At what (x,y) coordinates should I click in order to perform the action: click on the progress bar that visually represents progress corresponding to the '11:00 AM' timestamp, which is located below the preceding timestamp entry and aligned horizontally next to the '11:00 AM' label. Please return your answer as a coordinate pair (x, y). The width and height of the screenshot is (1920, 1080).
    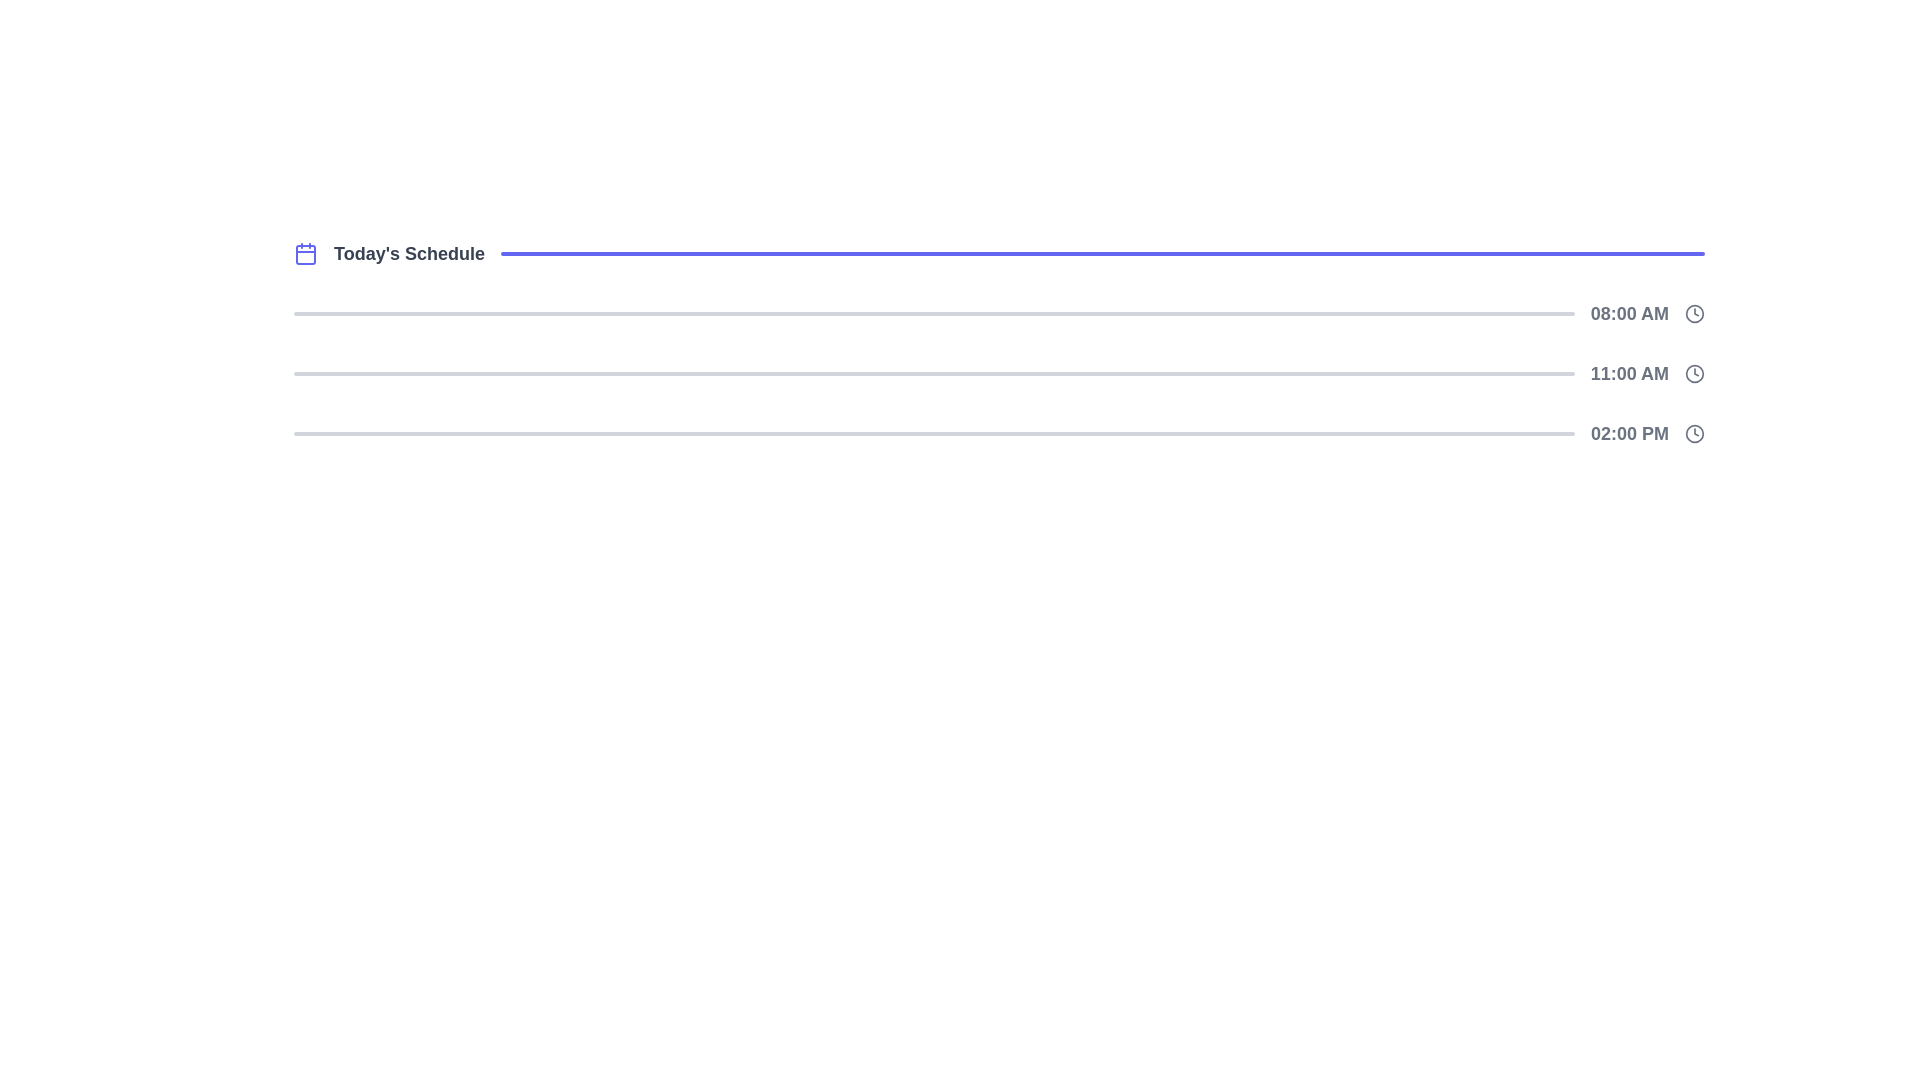
    Looking at the image, I should click on (933, 374).